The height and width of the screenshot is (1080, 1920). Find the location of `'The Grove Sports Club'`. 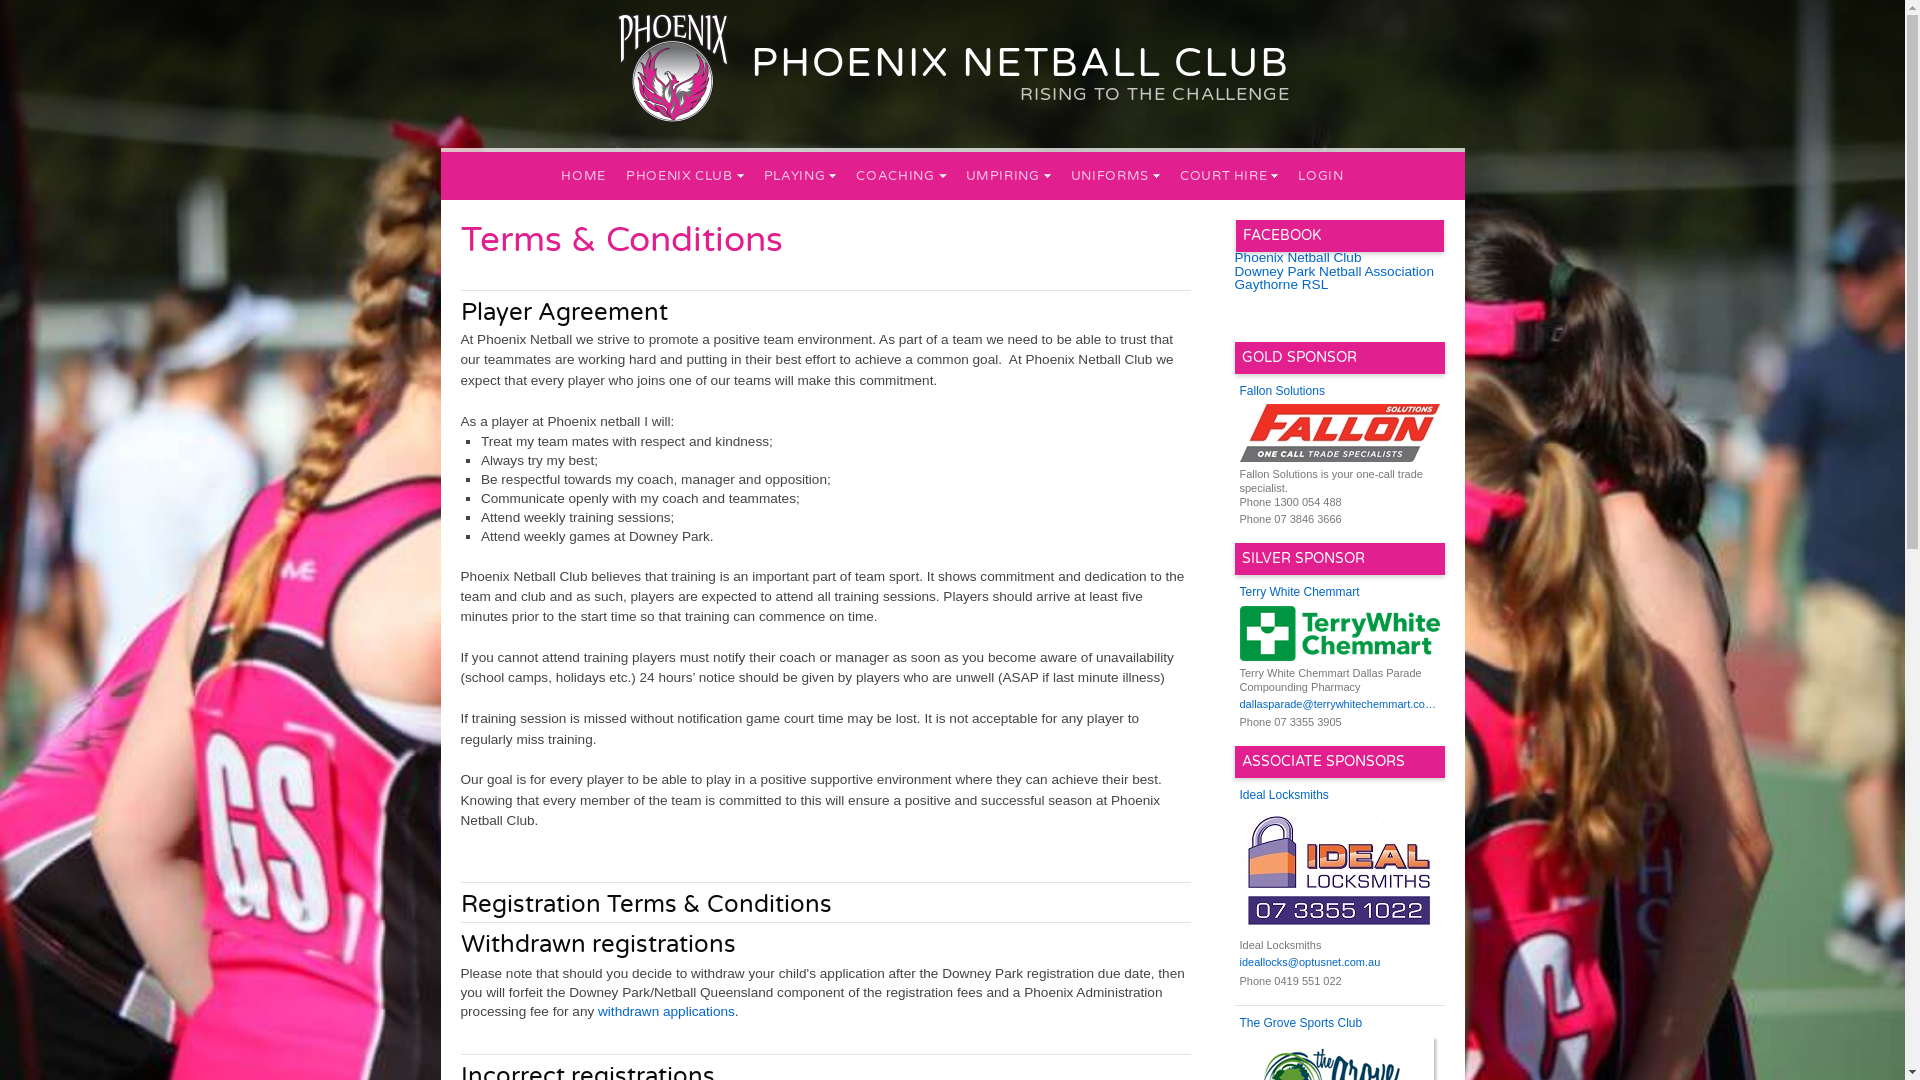

'The Grove Sports Club' is located at coordinates (1238, 1023).